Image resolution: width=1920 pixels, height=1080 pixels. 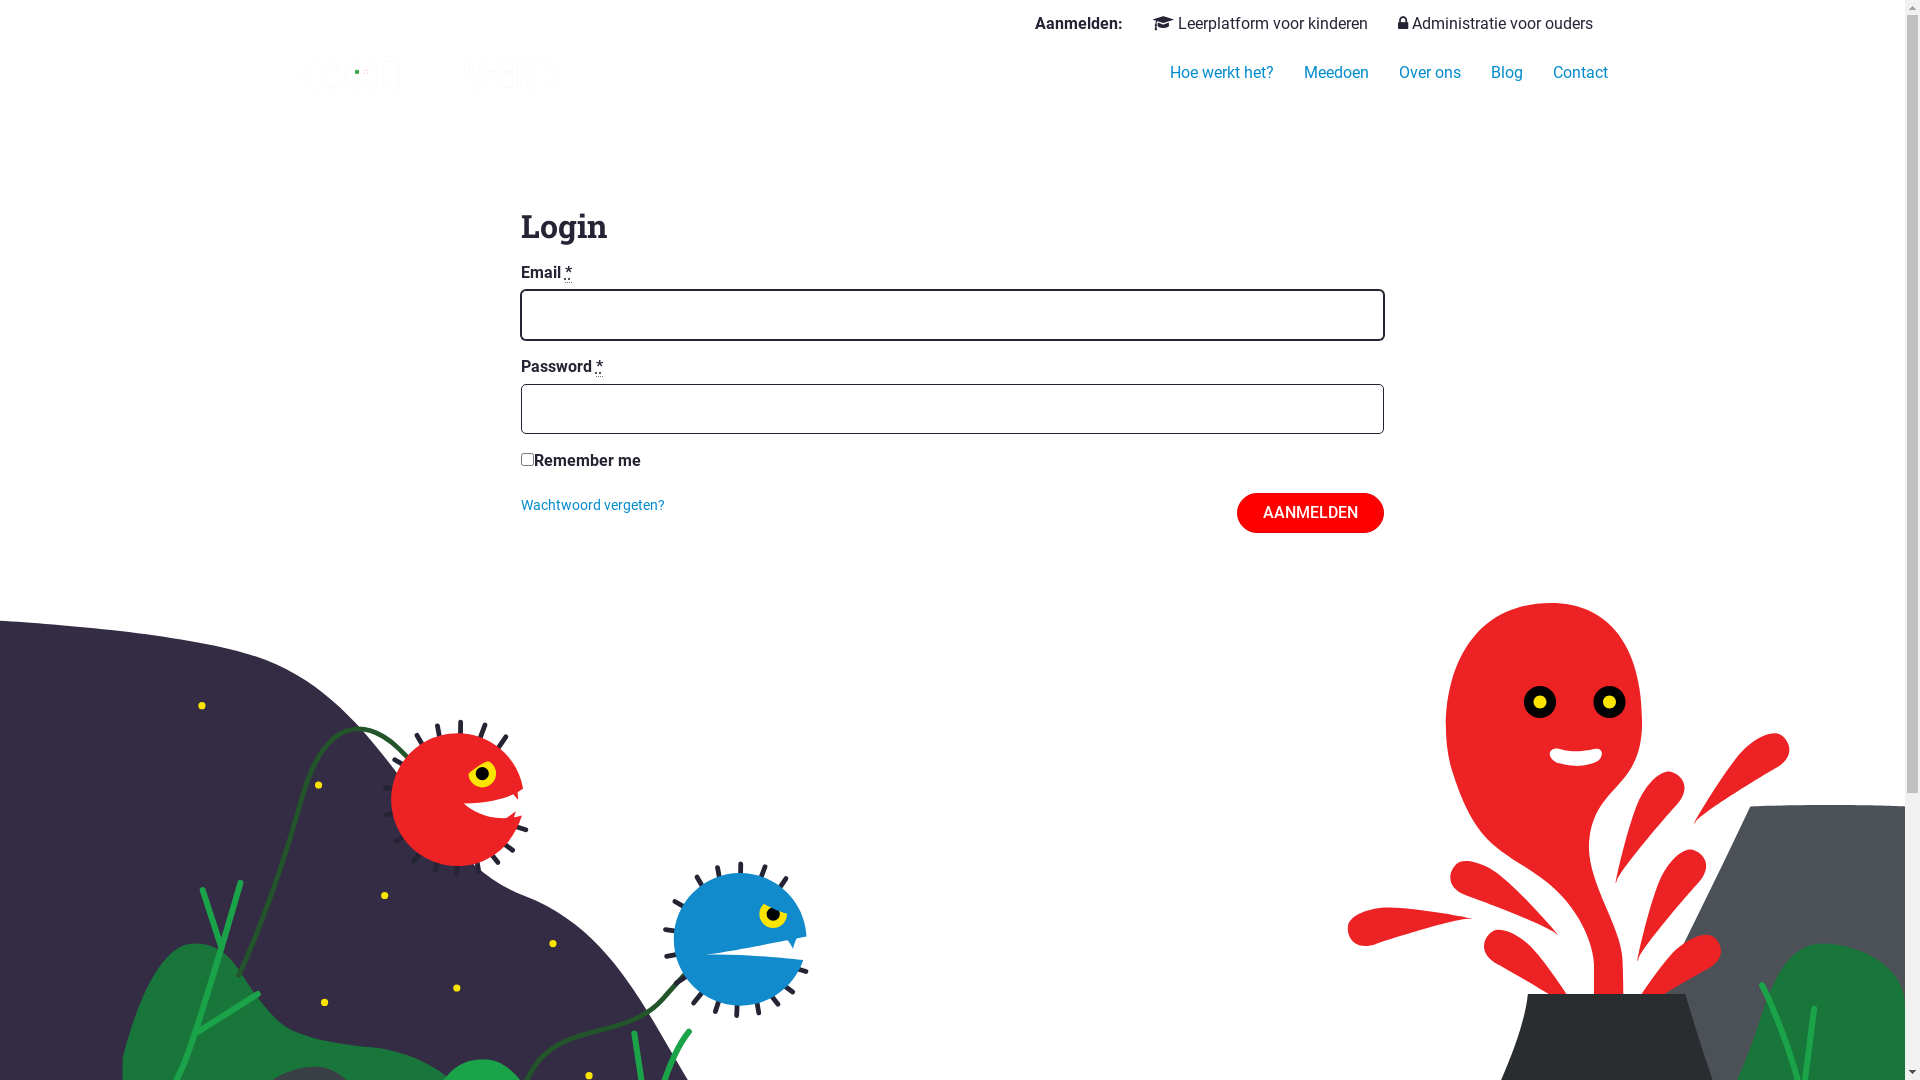 I want to click on 'Over ons', so click(x=1429, y=72).